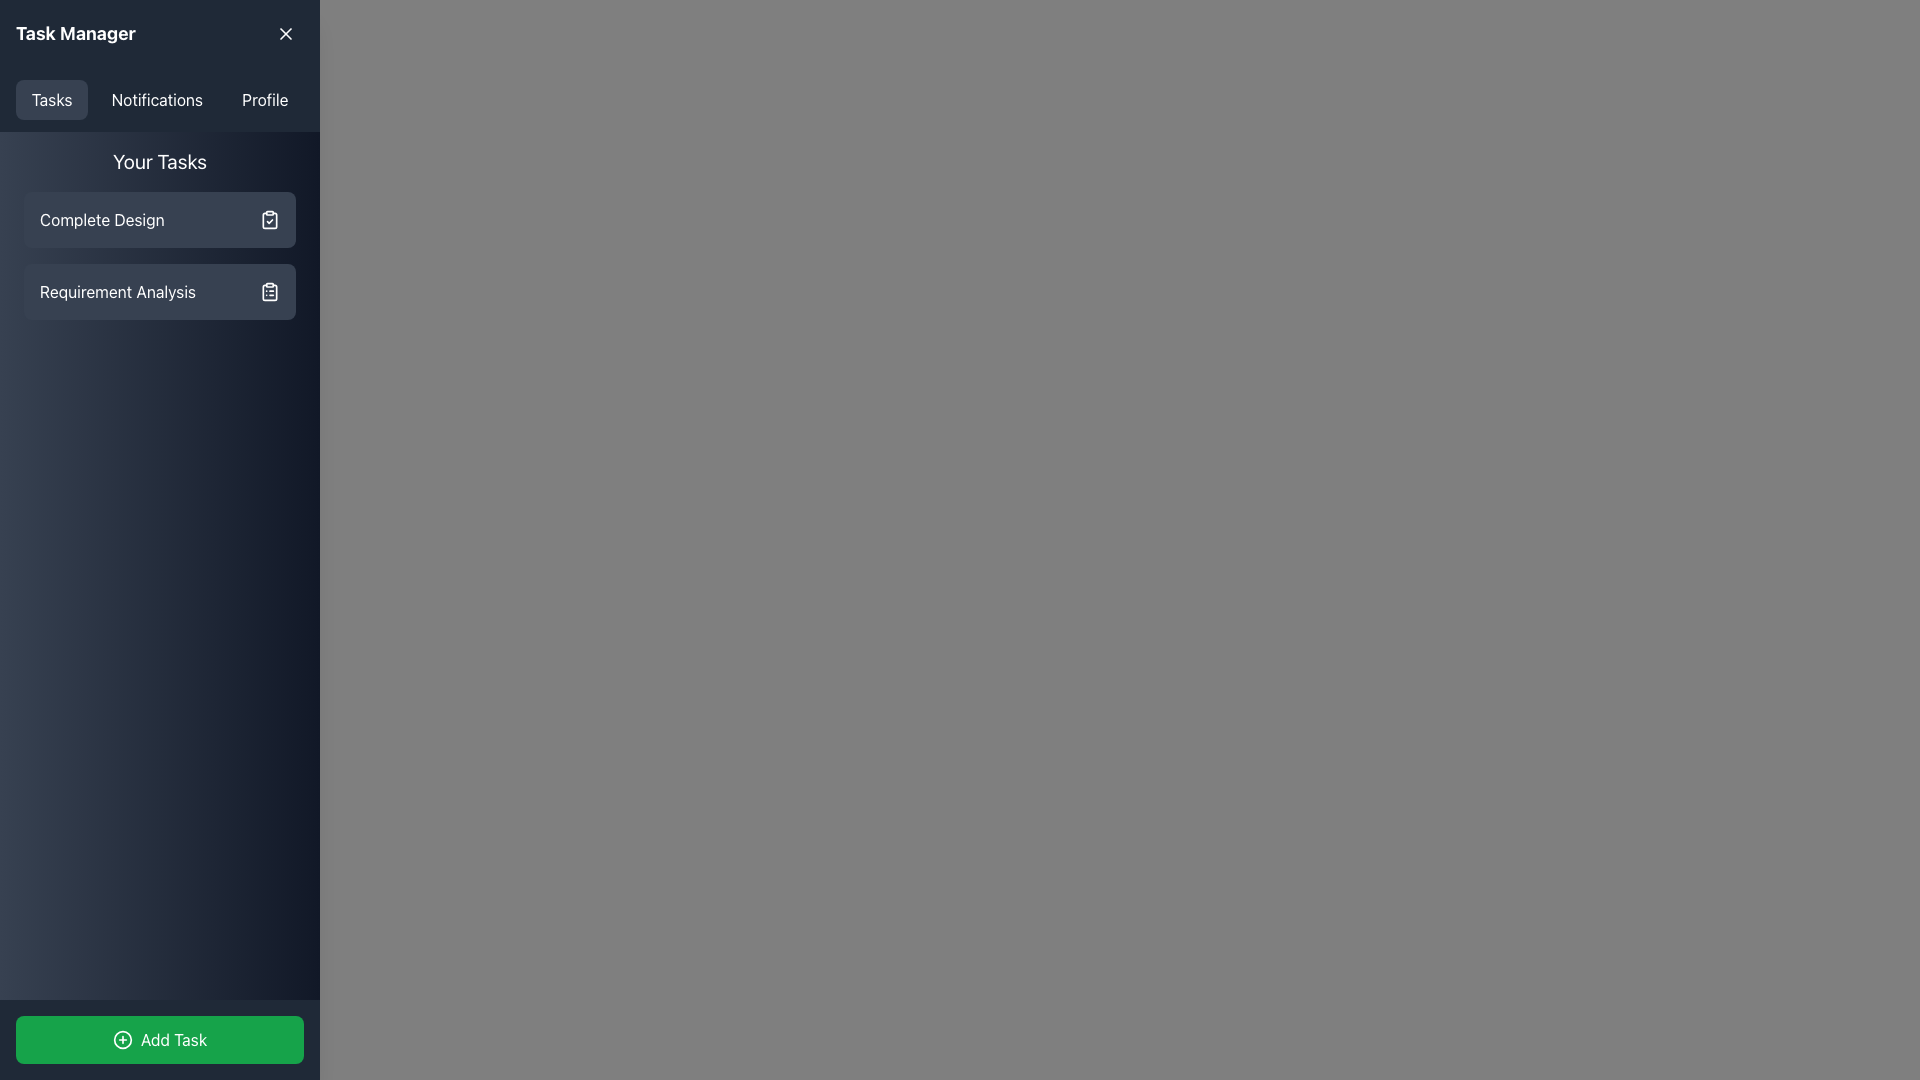 This screenshot has height=1080, width=1920. Describe the element at coordinates (117, 292) in the screenshot. I see `the text element labeled 'Requirement Analysis' which is located in the middle section of the left panel of the task manager interface` at that location.